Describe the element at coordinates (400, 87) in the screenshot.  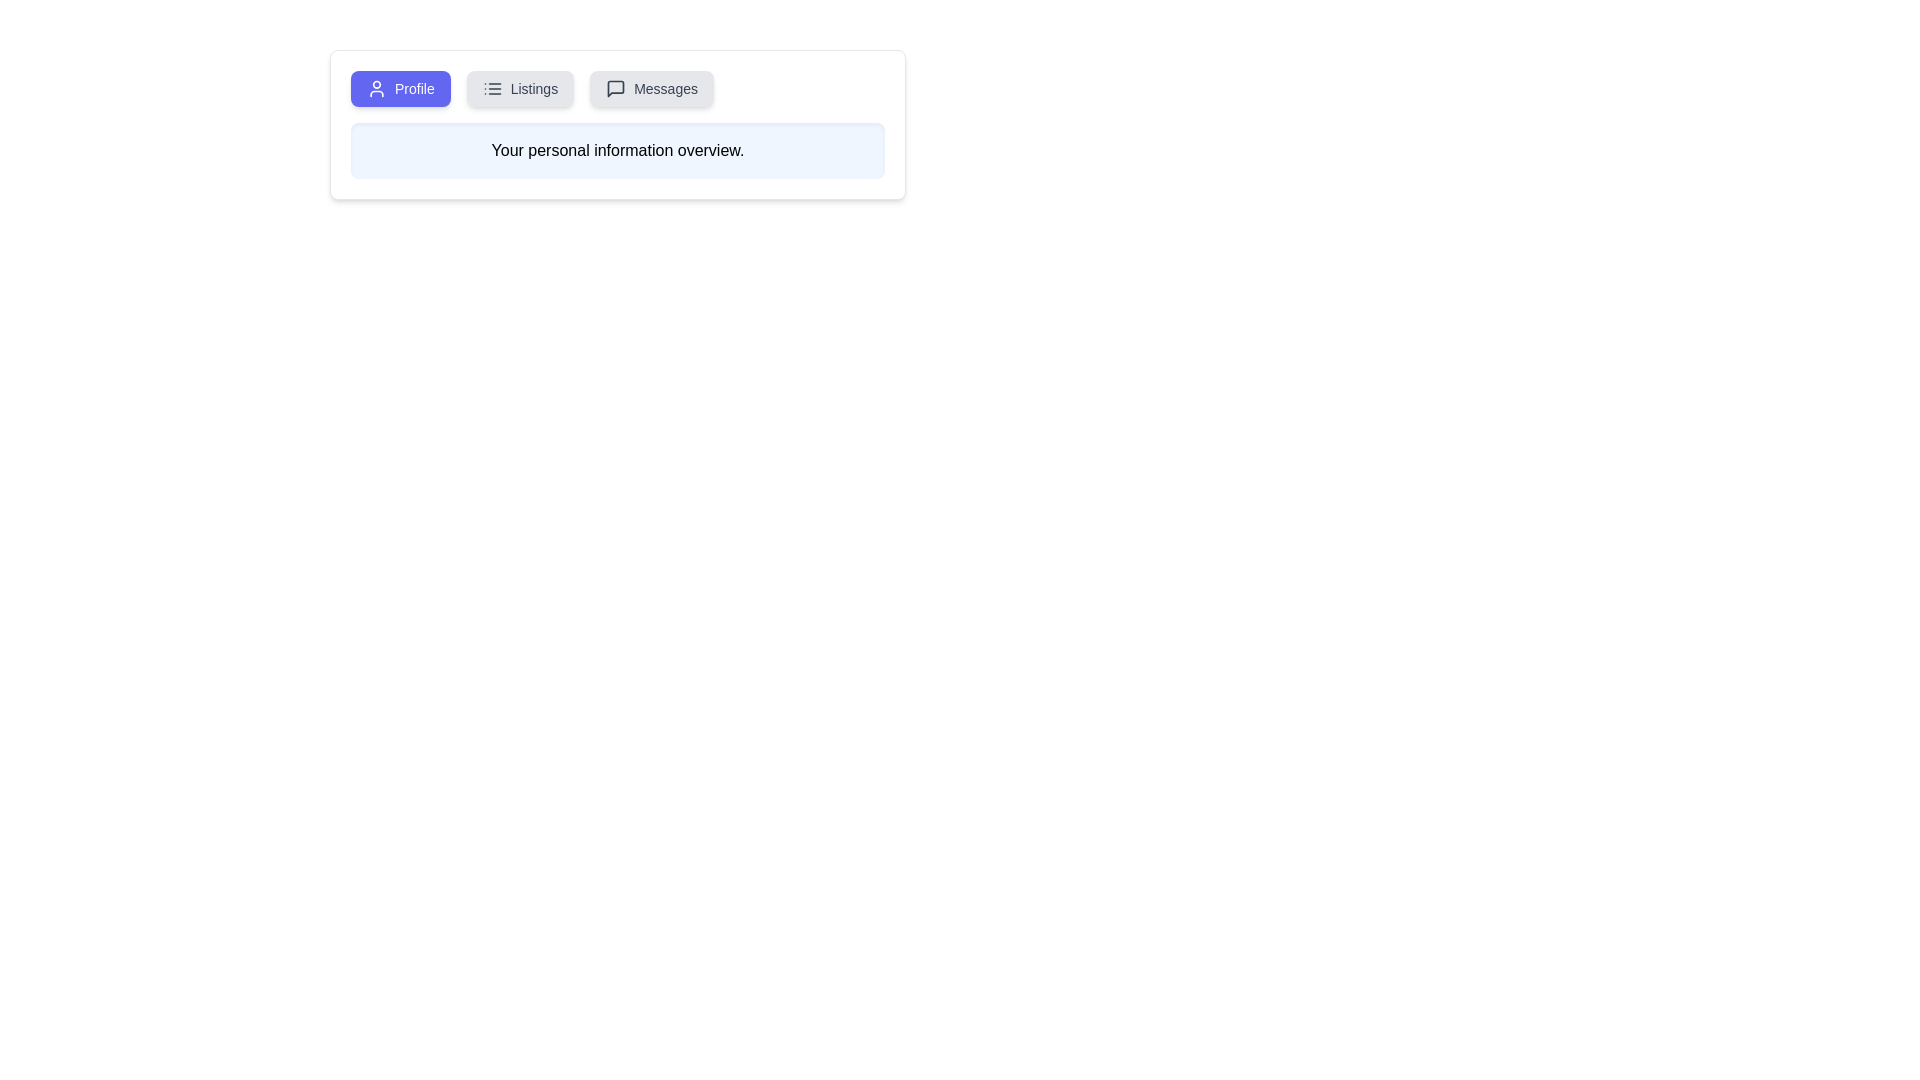
I see `the tab labeled Profile to view its content` at that location.